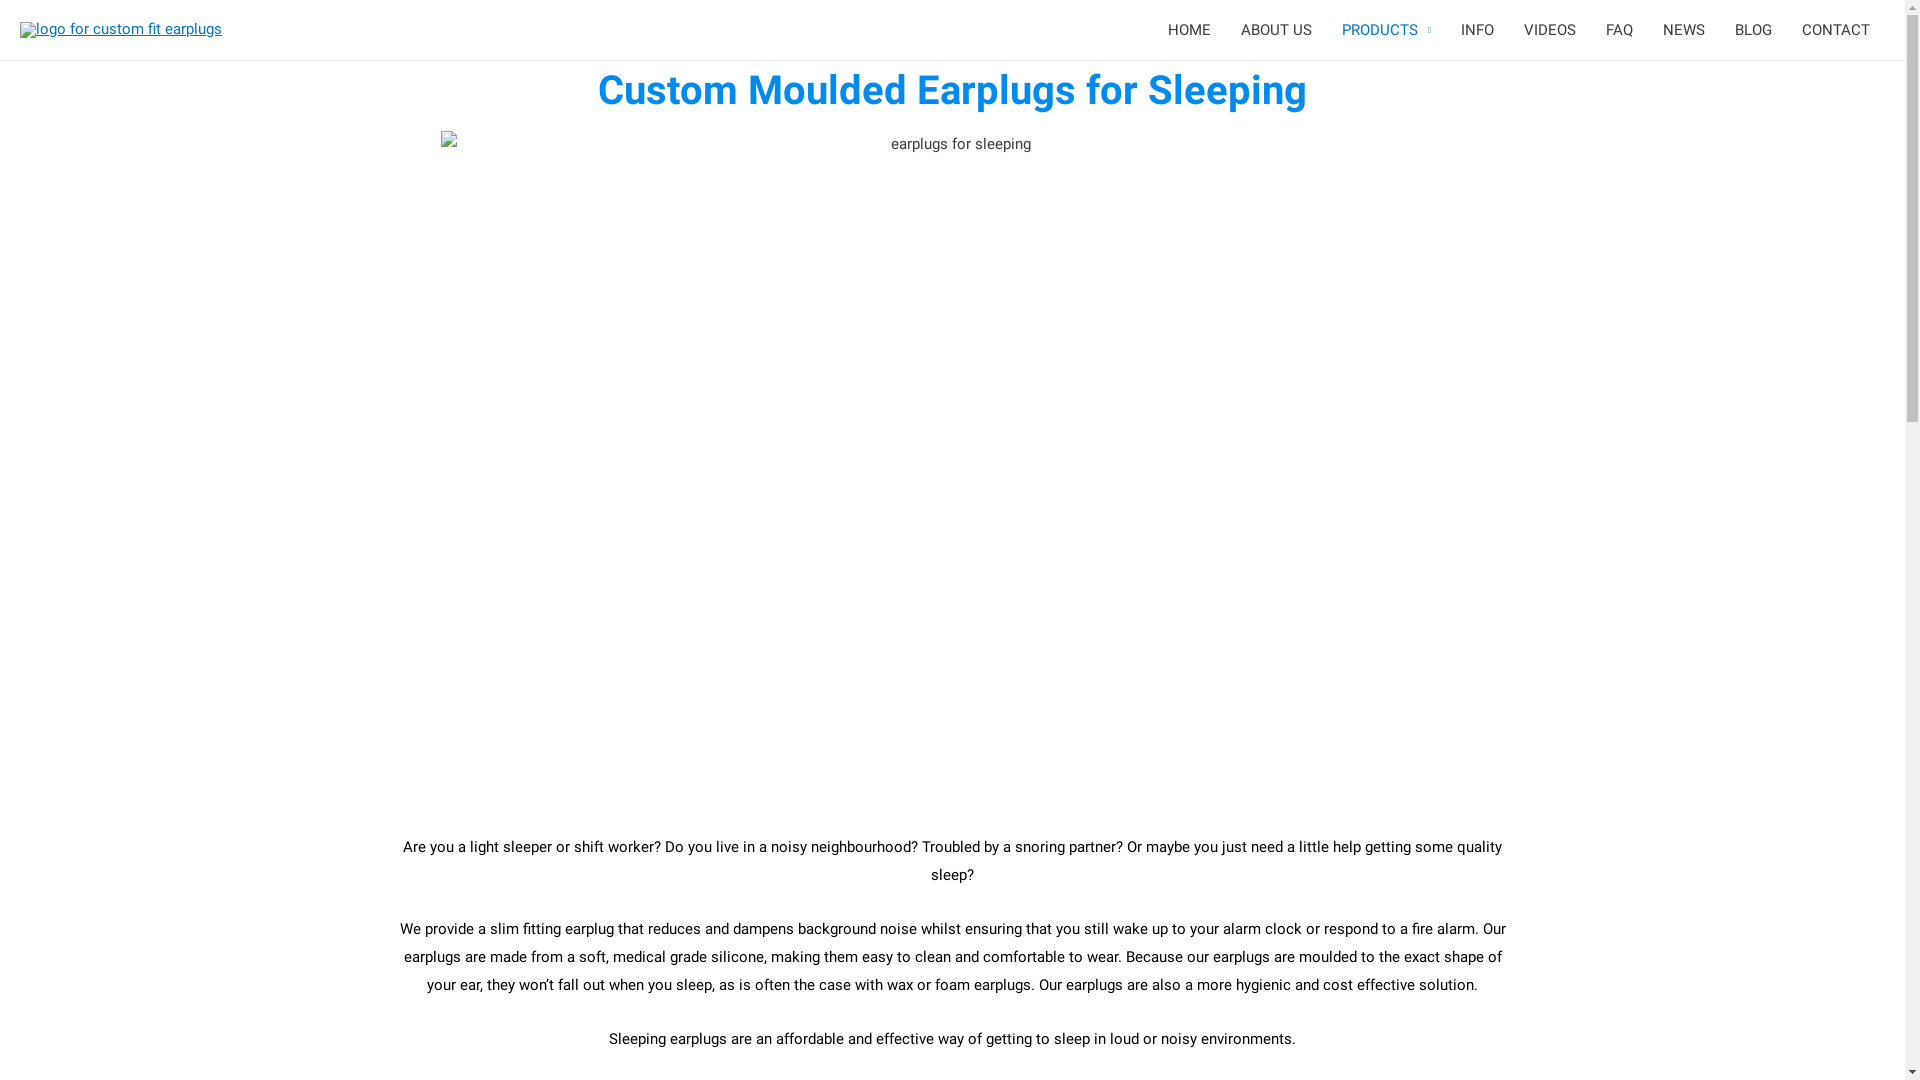 This screenshot has width=1920, height=1080. Describe the element at coordinates (1683, 30) in the screenshot. I see `'NEWS'` at that location.